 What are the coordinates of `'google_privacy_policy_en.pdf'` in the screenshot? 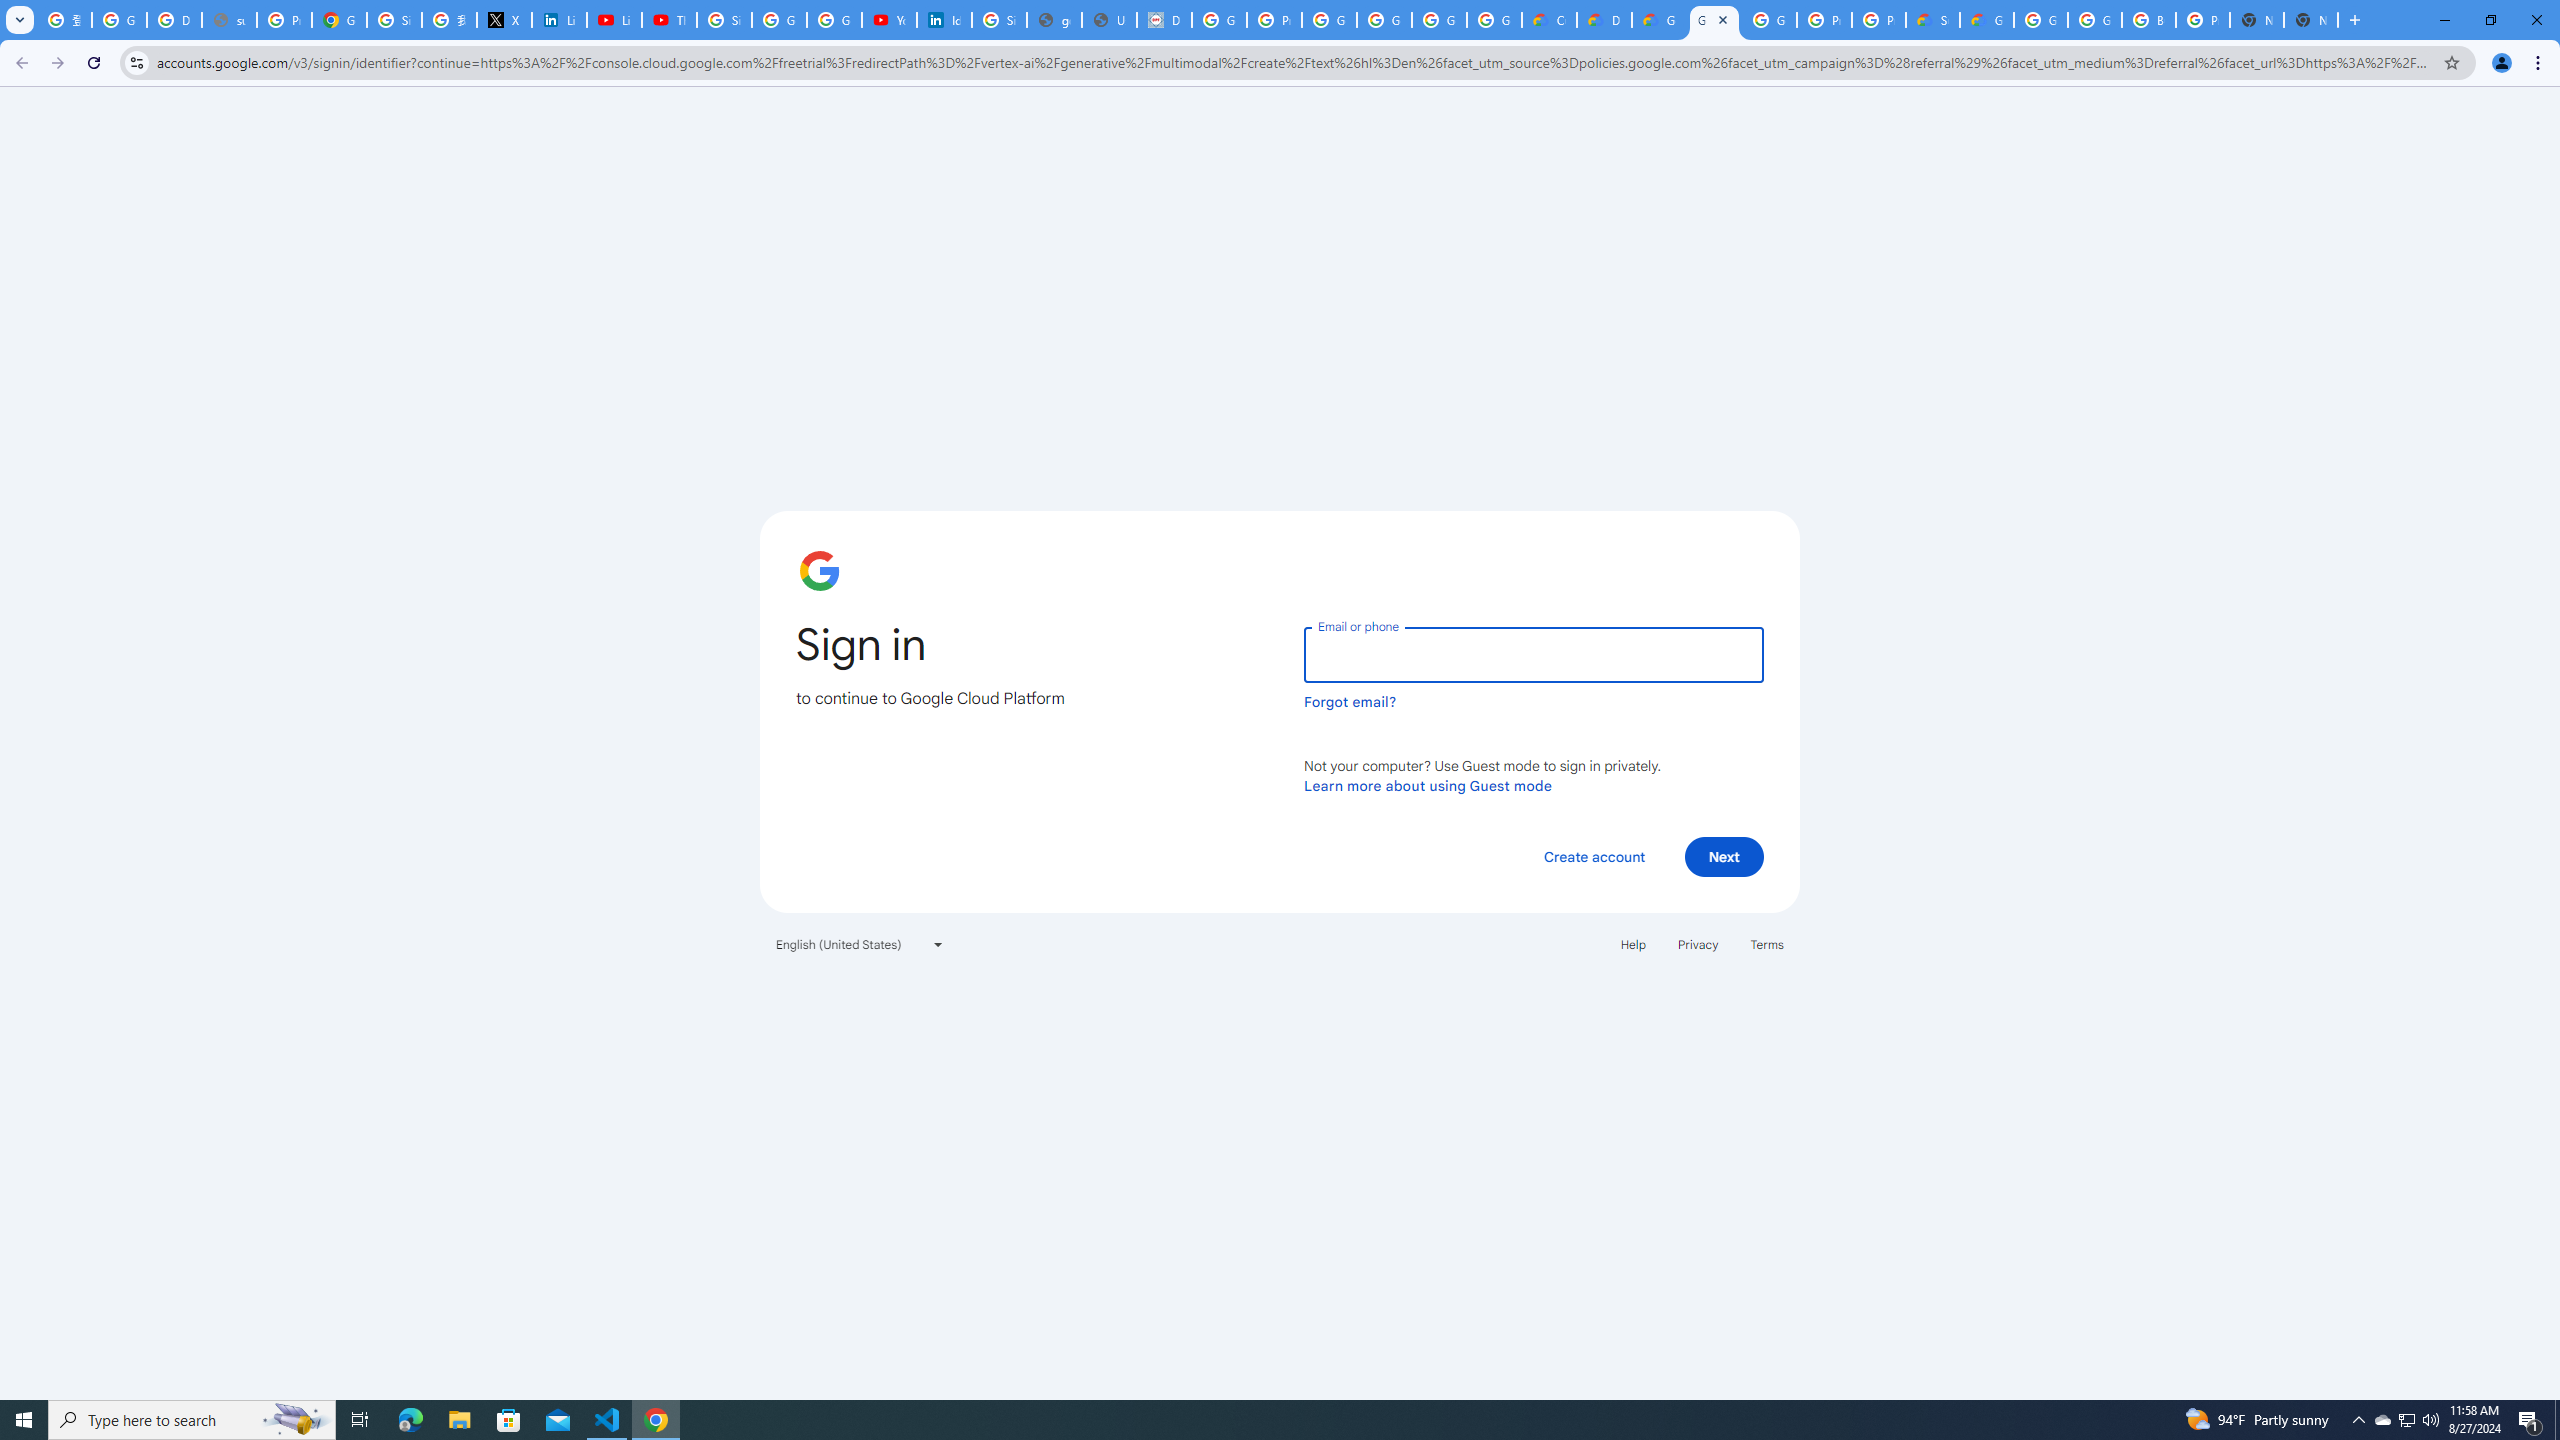 It's located at (1053, 19).